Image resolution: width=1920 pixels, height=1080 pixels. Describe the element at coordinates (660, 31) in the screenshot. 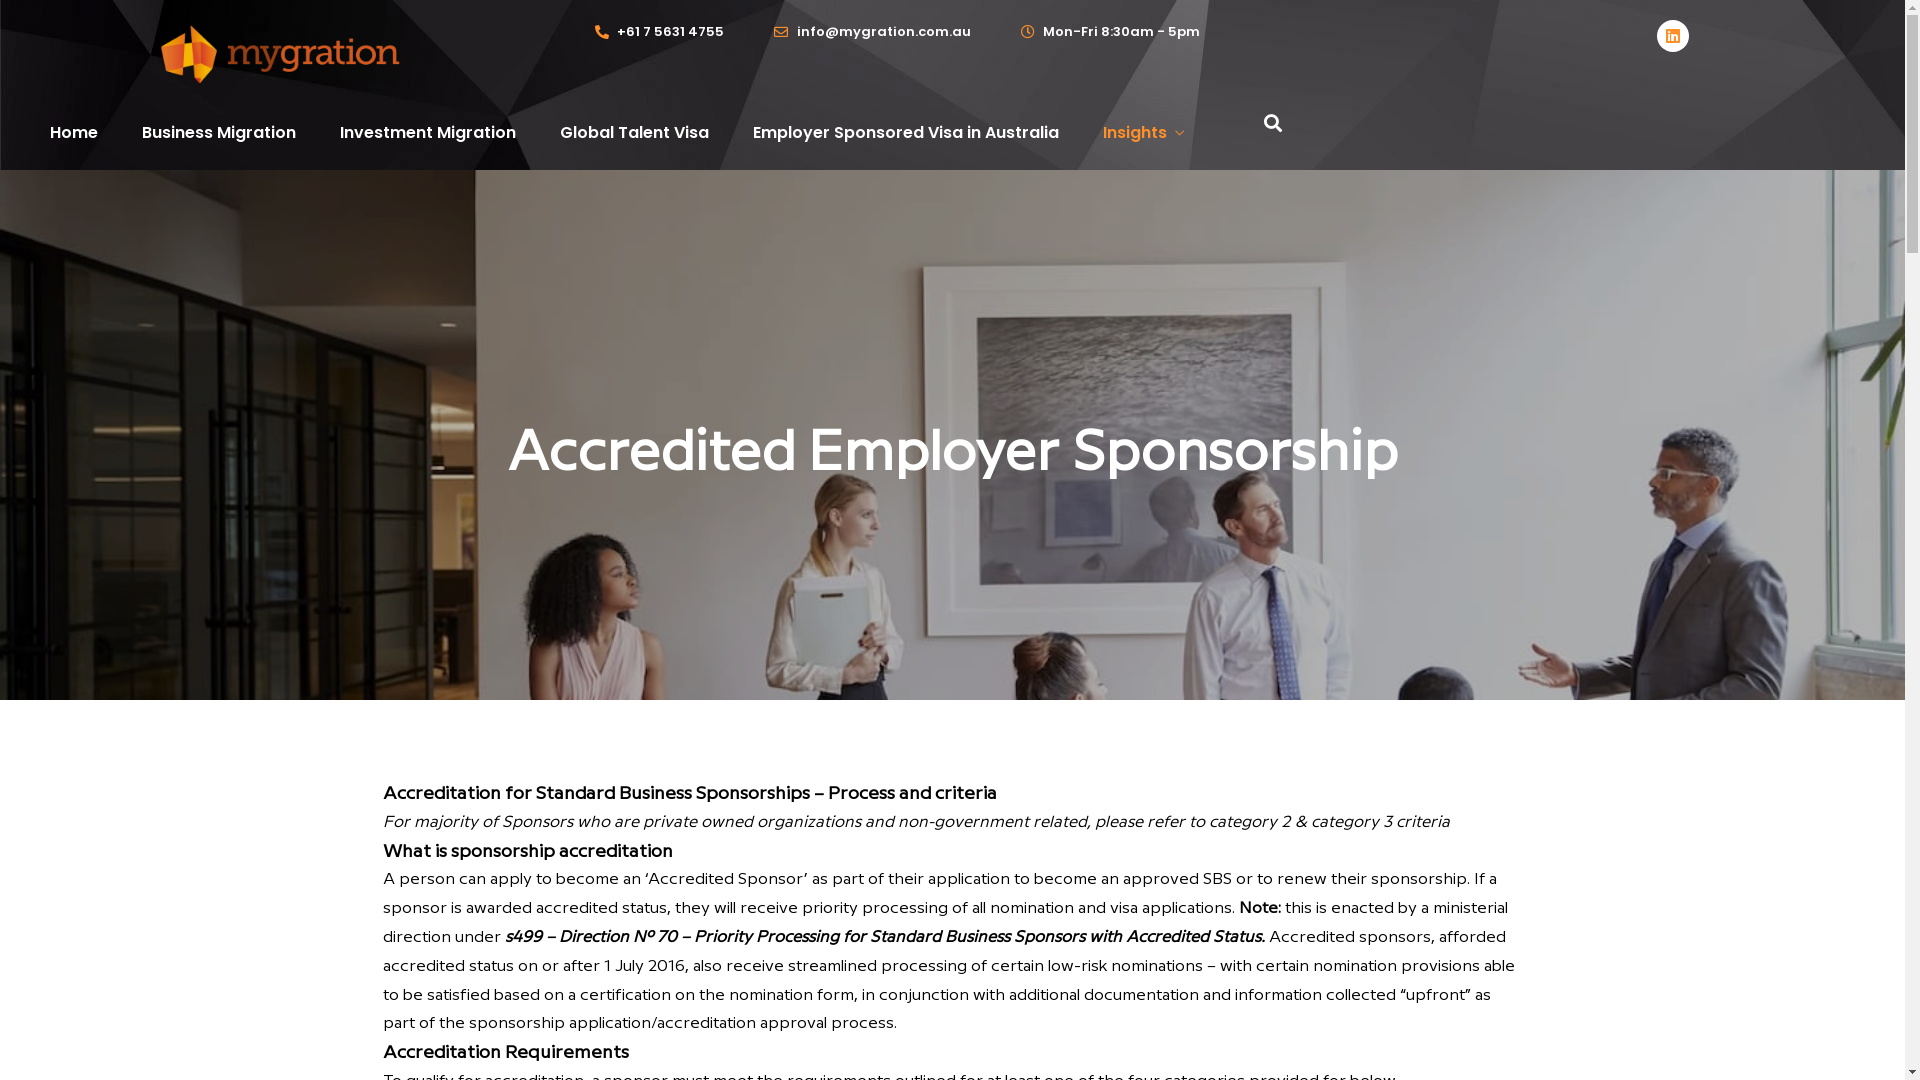

I see `'+61 7 5631 4755'` at that location.